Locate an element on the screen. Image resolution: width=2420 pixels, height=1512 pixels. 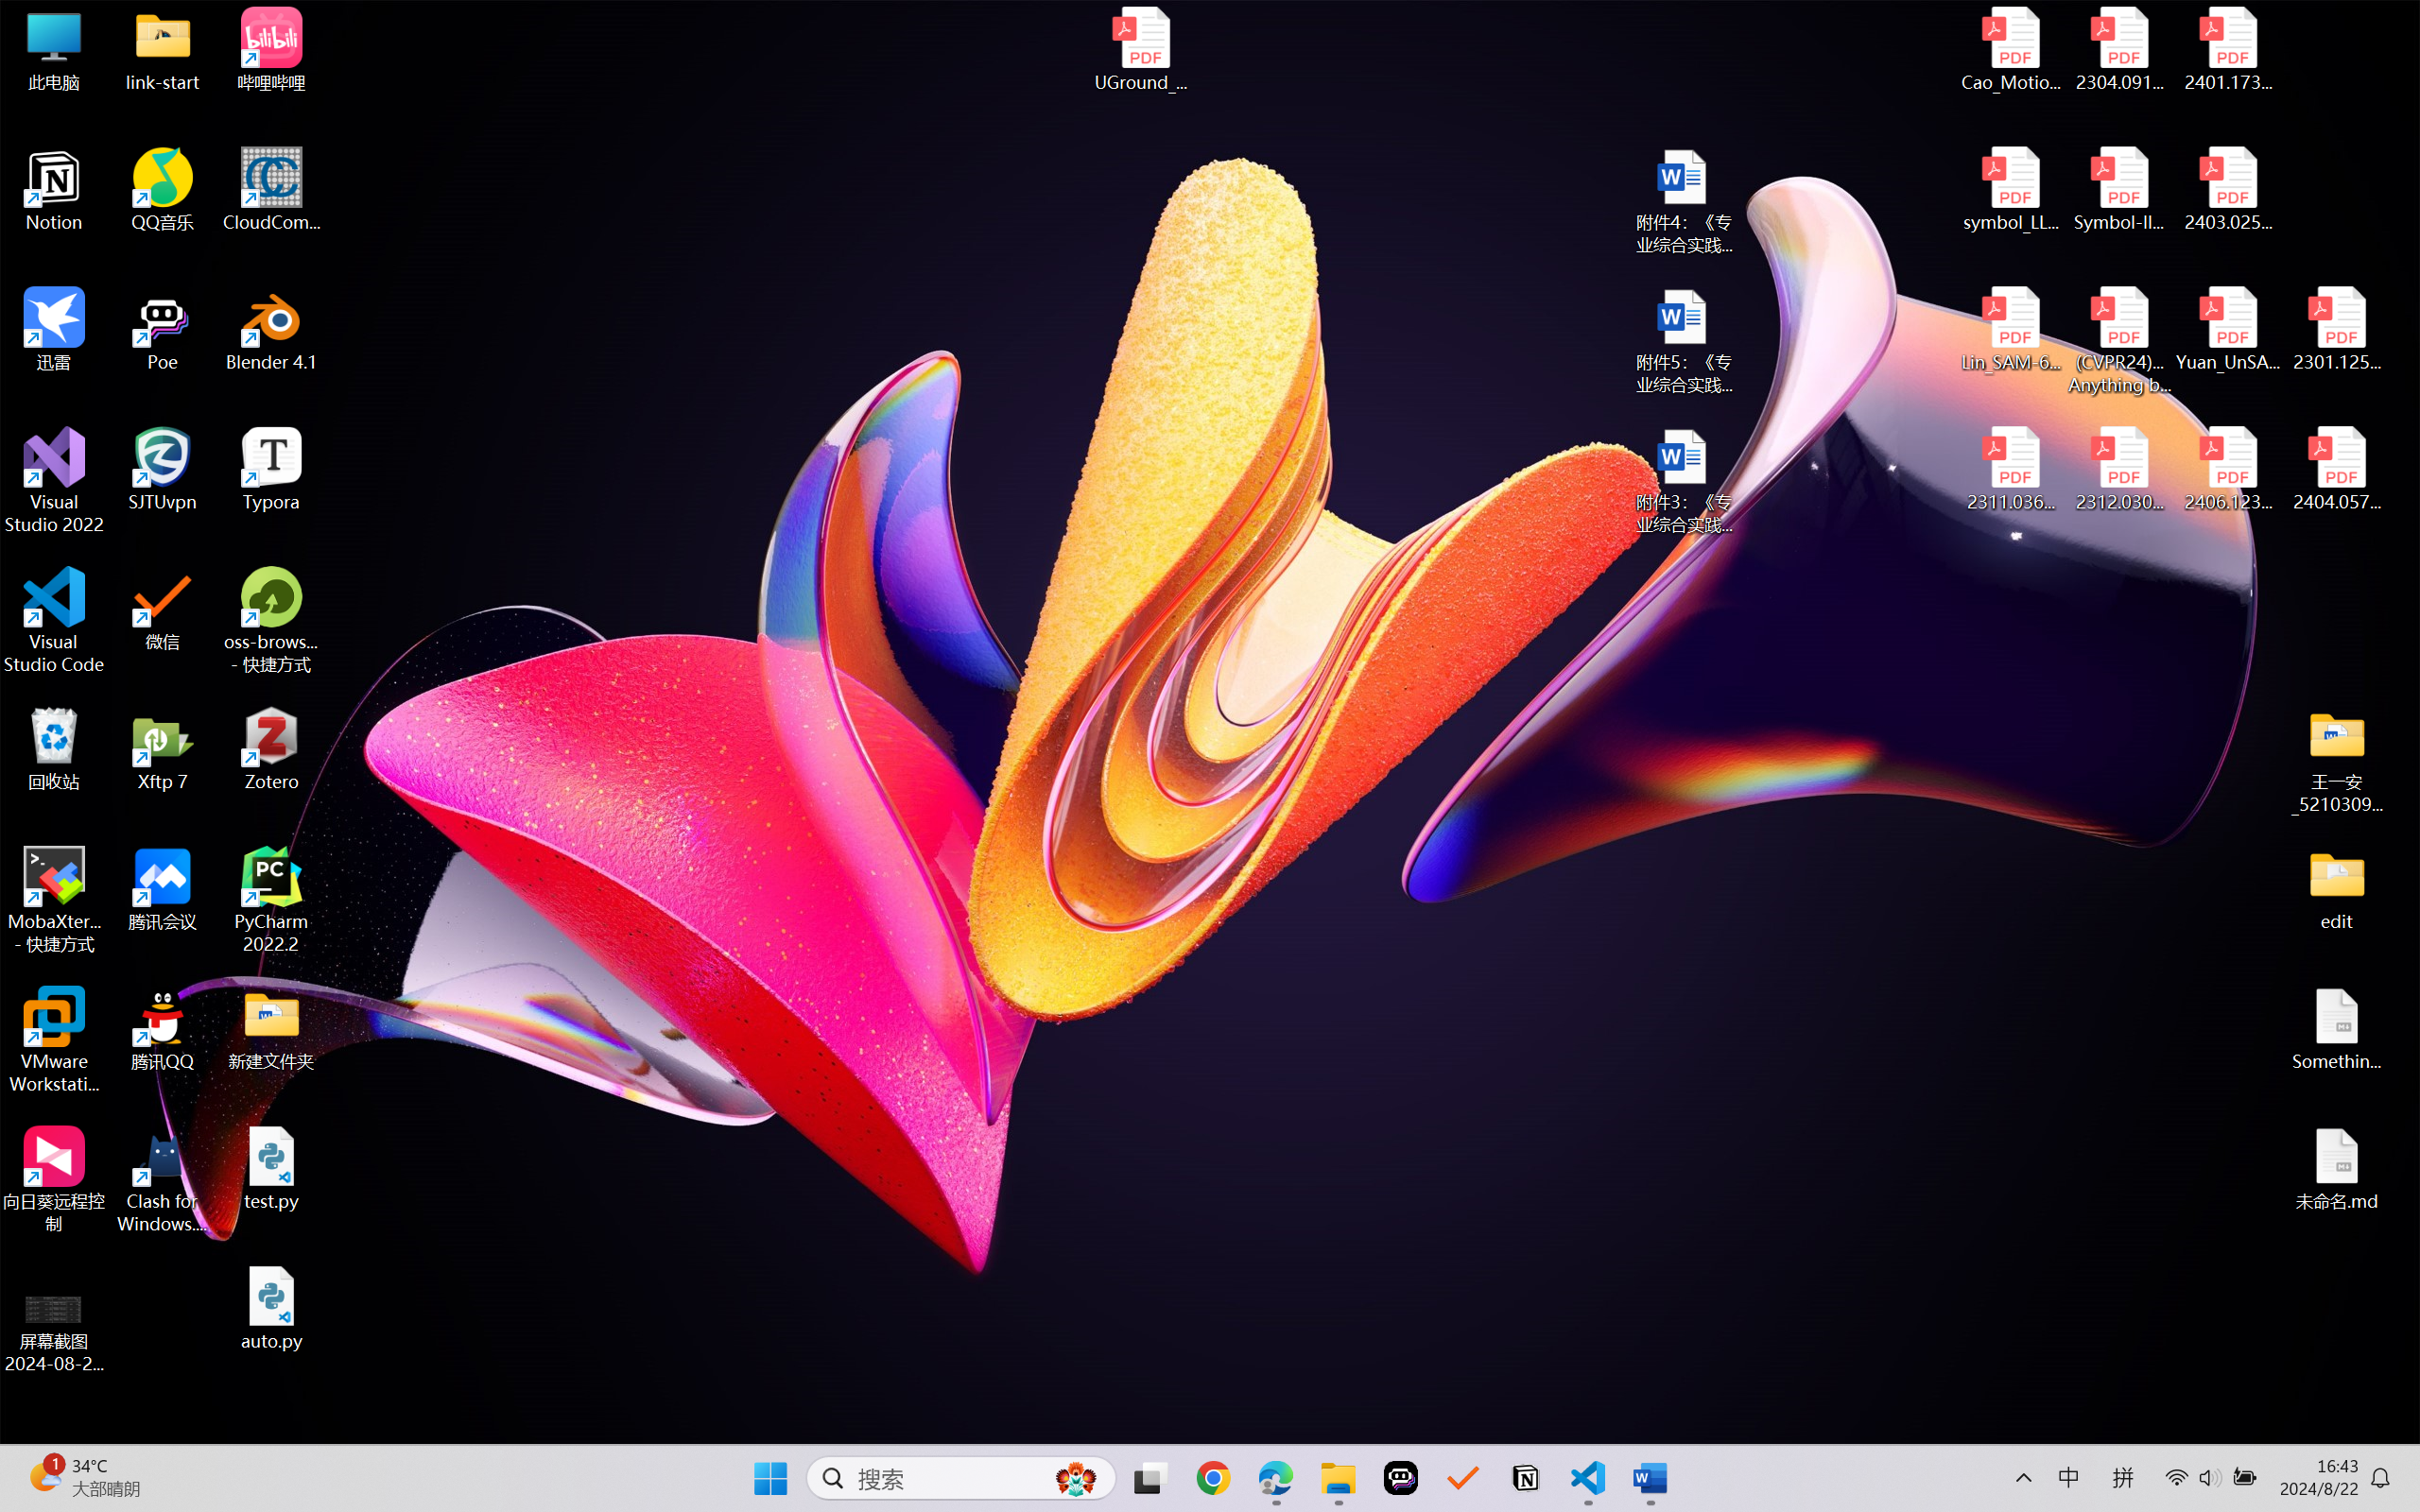
'SJTUvpn' is located at coordinates (163, 469).